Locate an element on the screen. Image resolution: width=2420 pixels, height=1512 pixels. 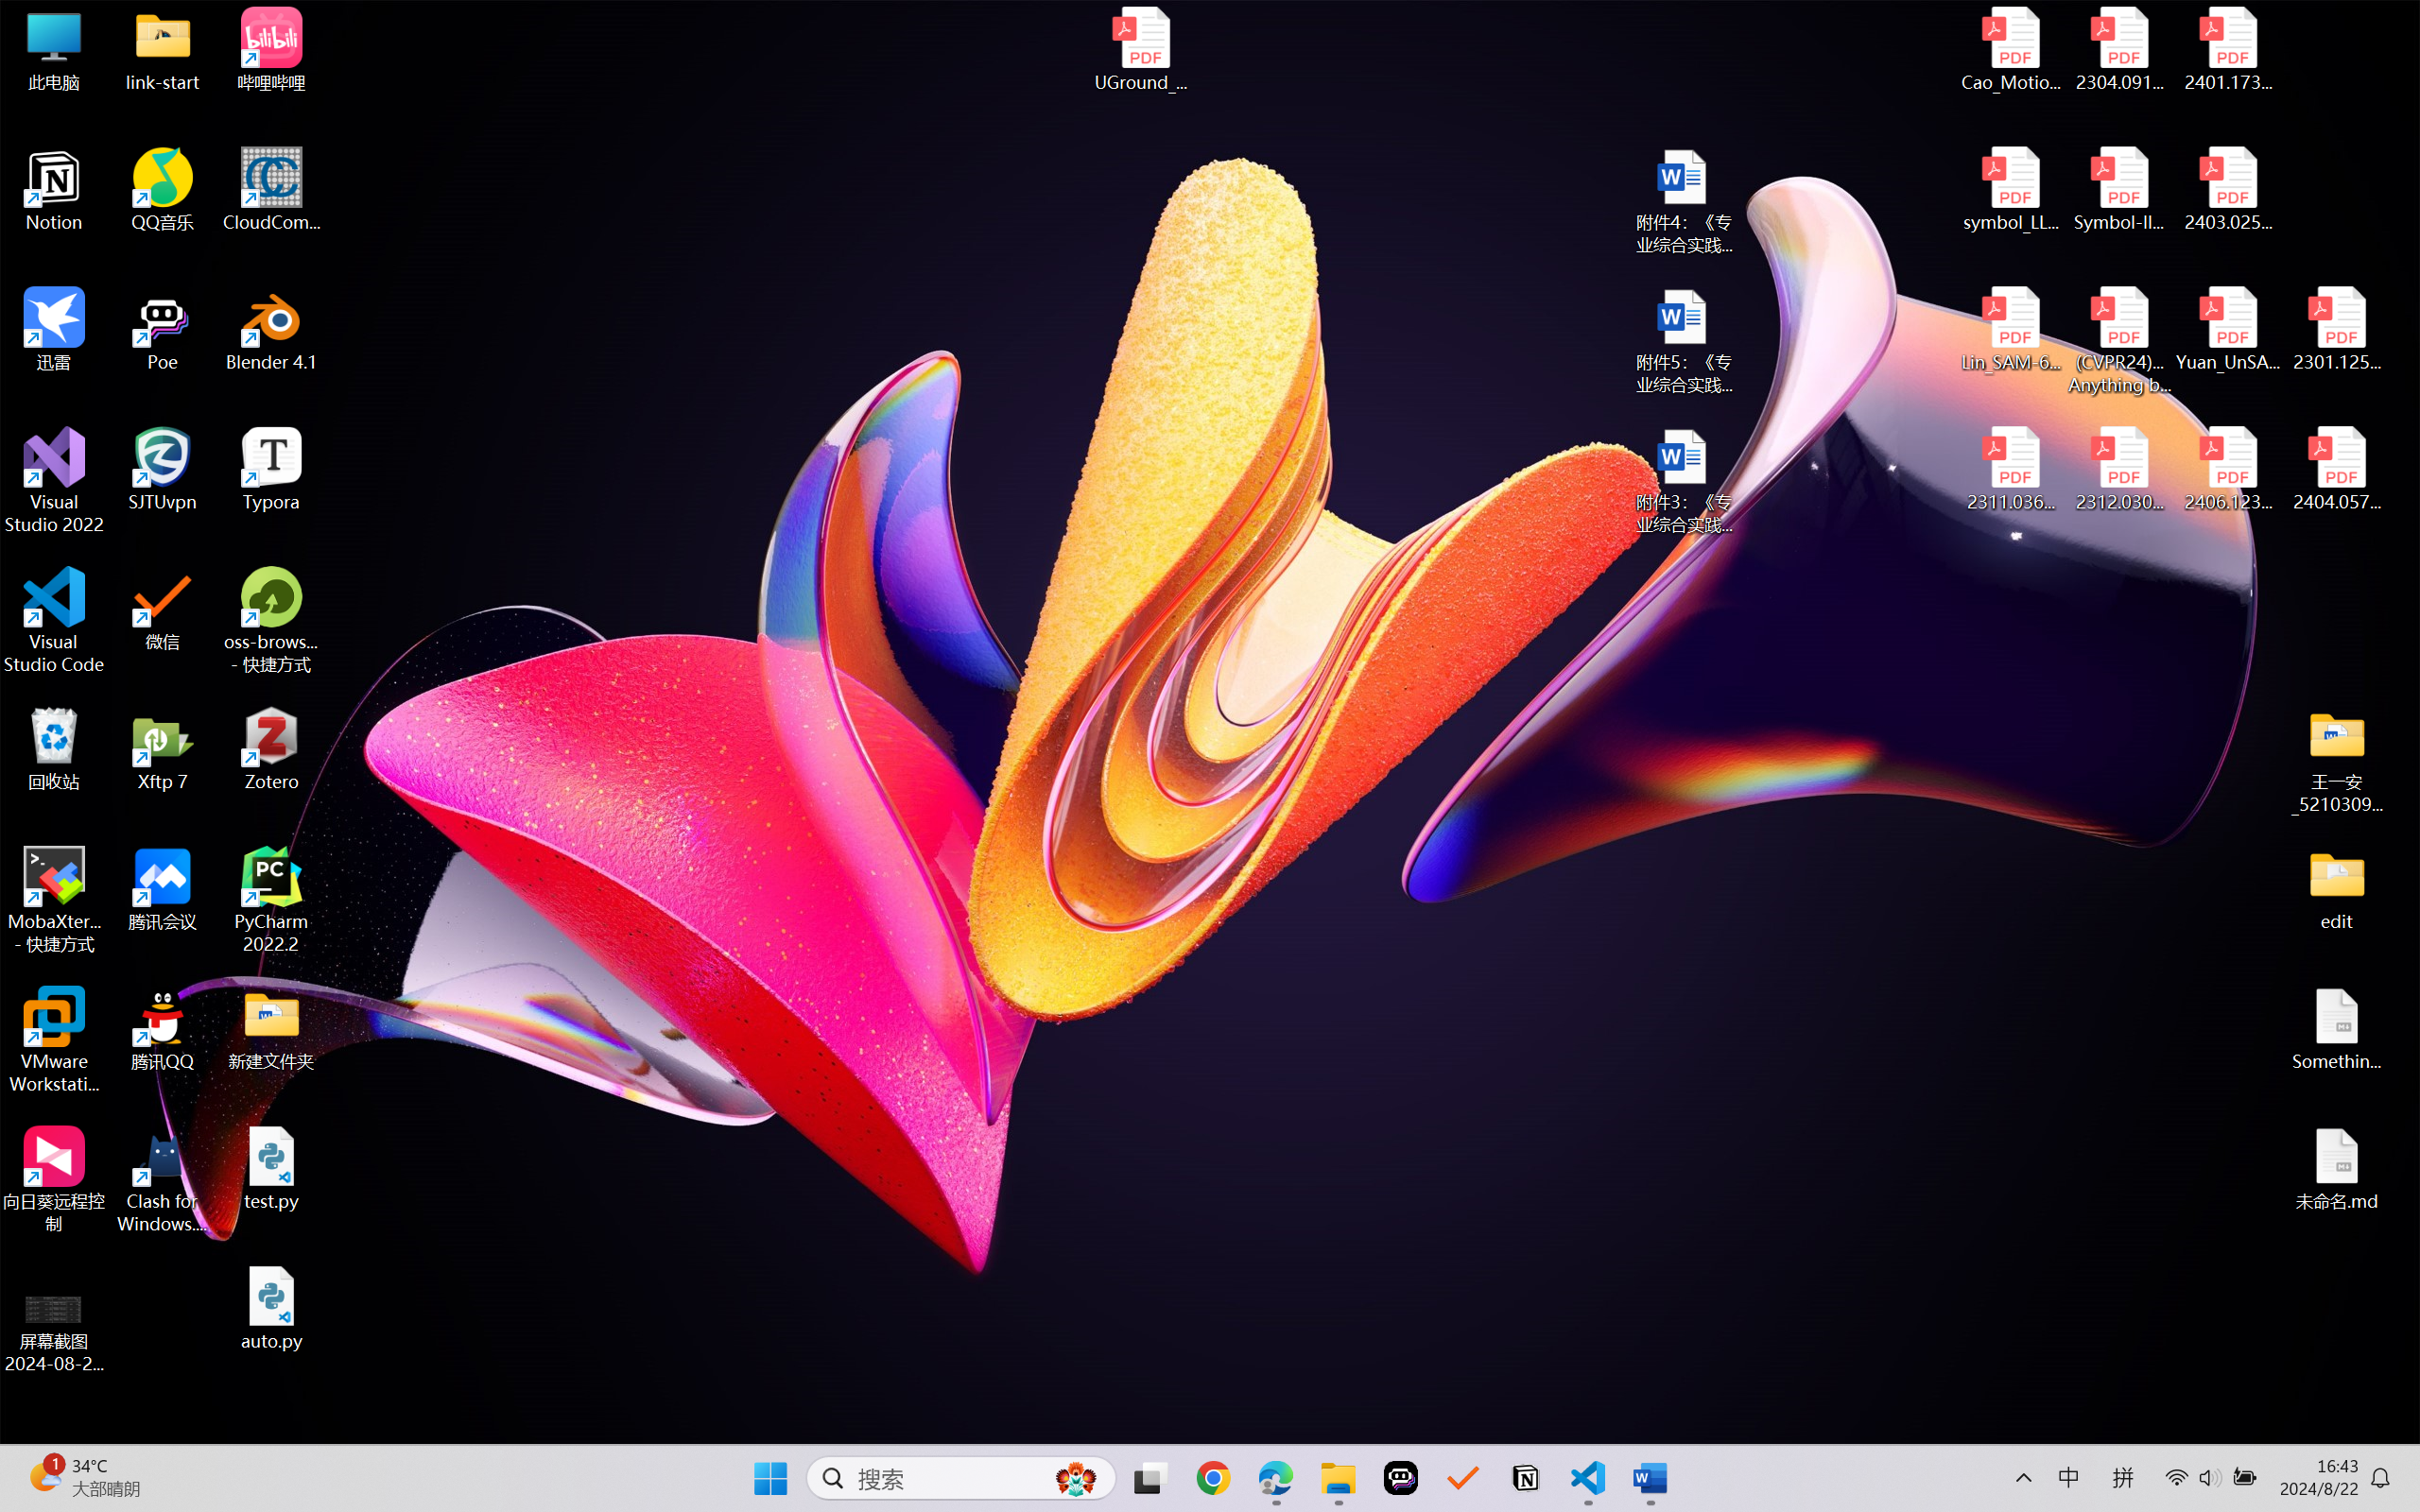
'SJTUvpn' is located at coordinates (163, 469).